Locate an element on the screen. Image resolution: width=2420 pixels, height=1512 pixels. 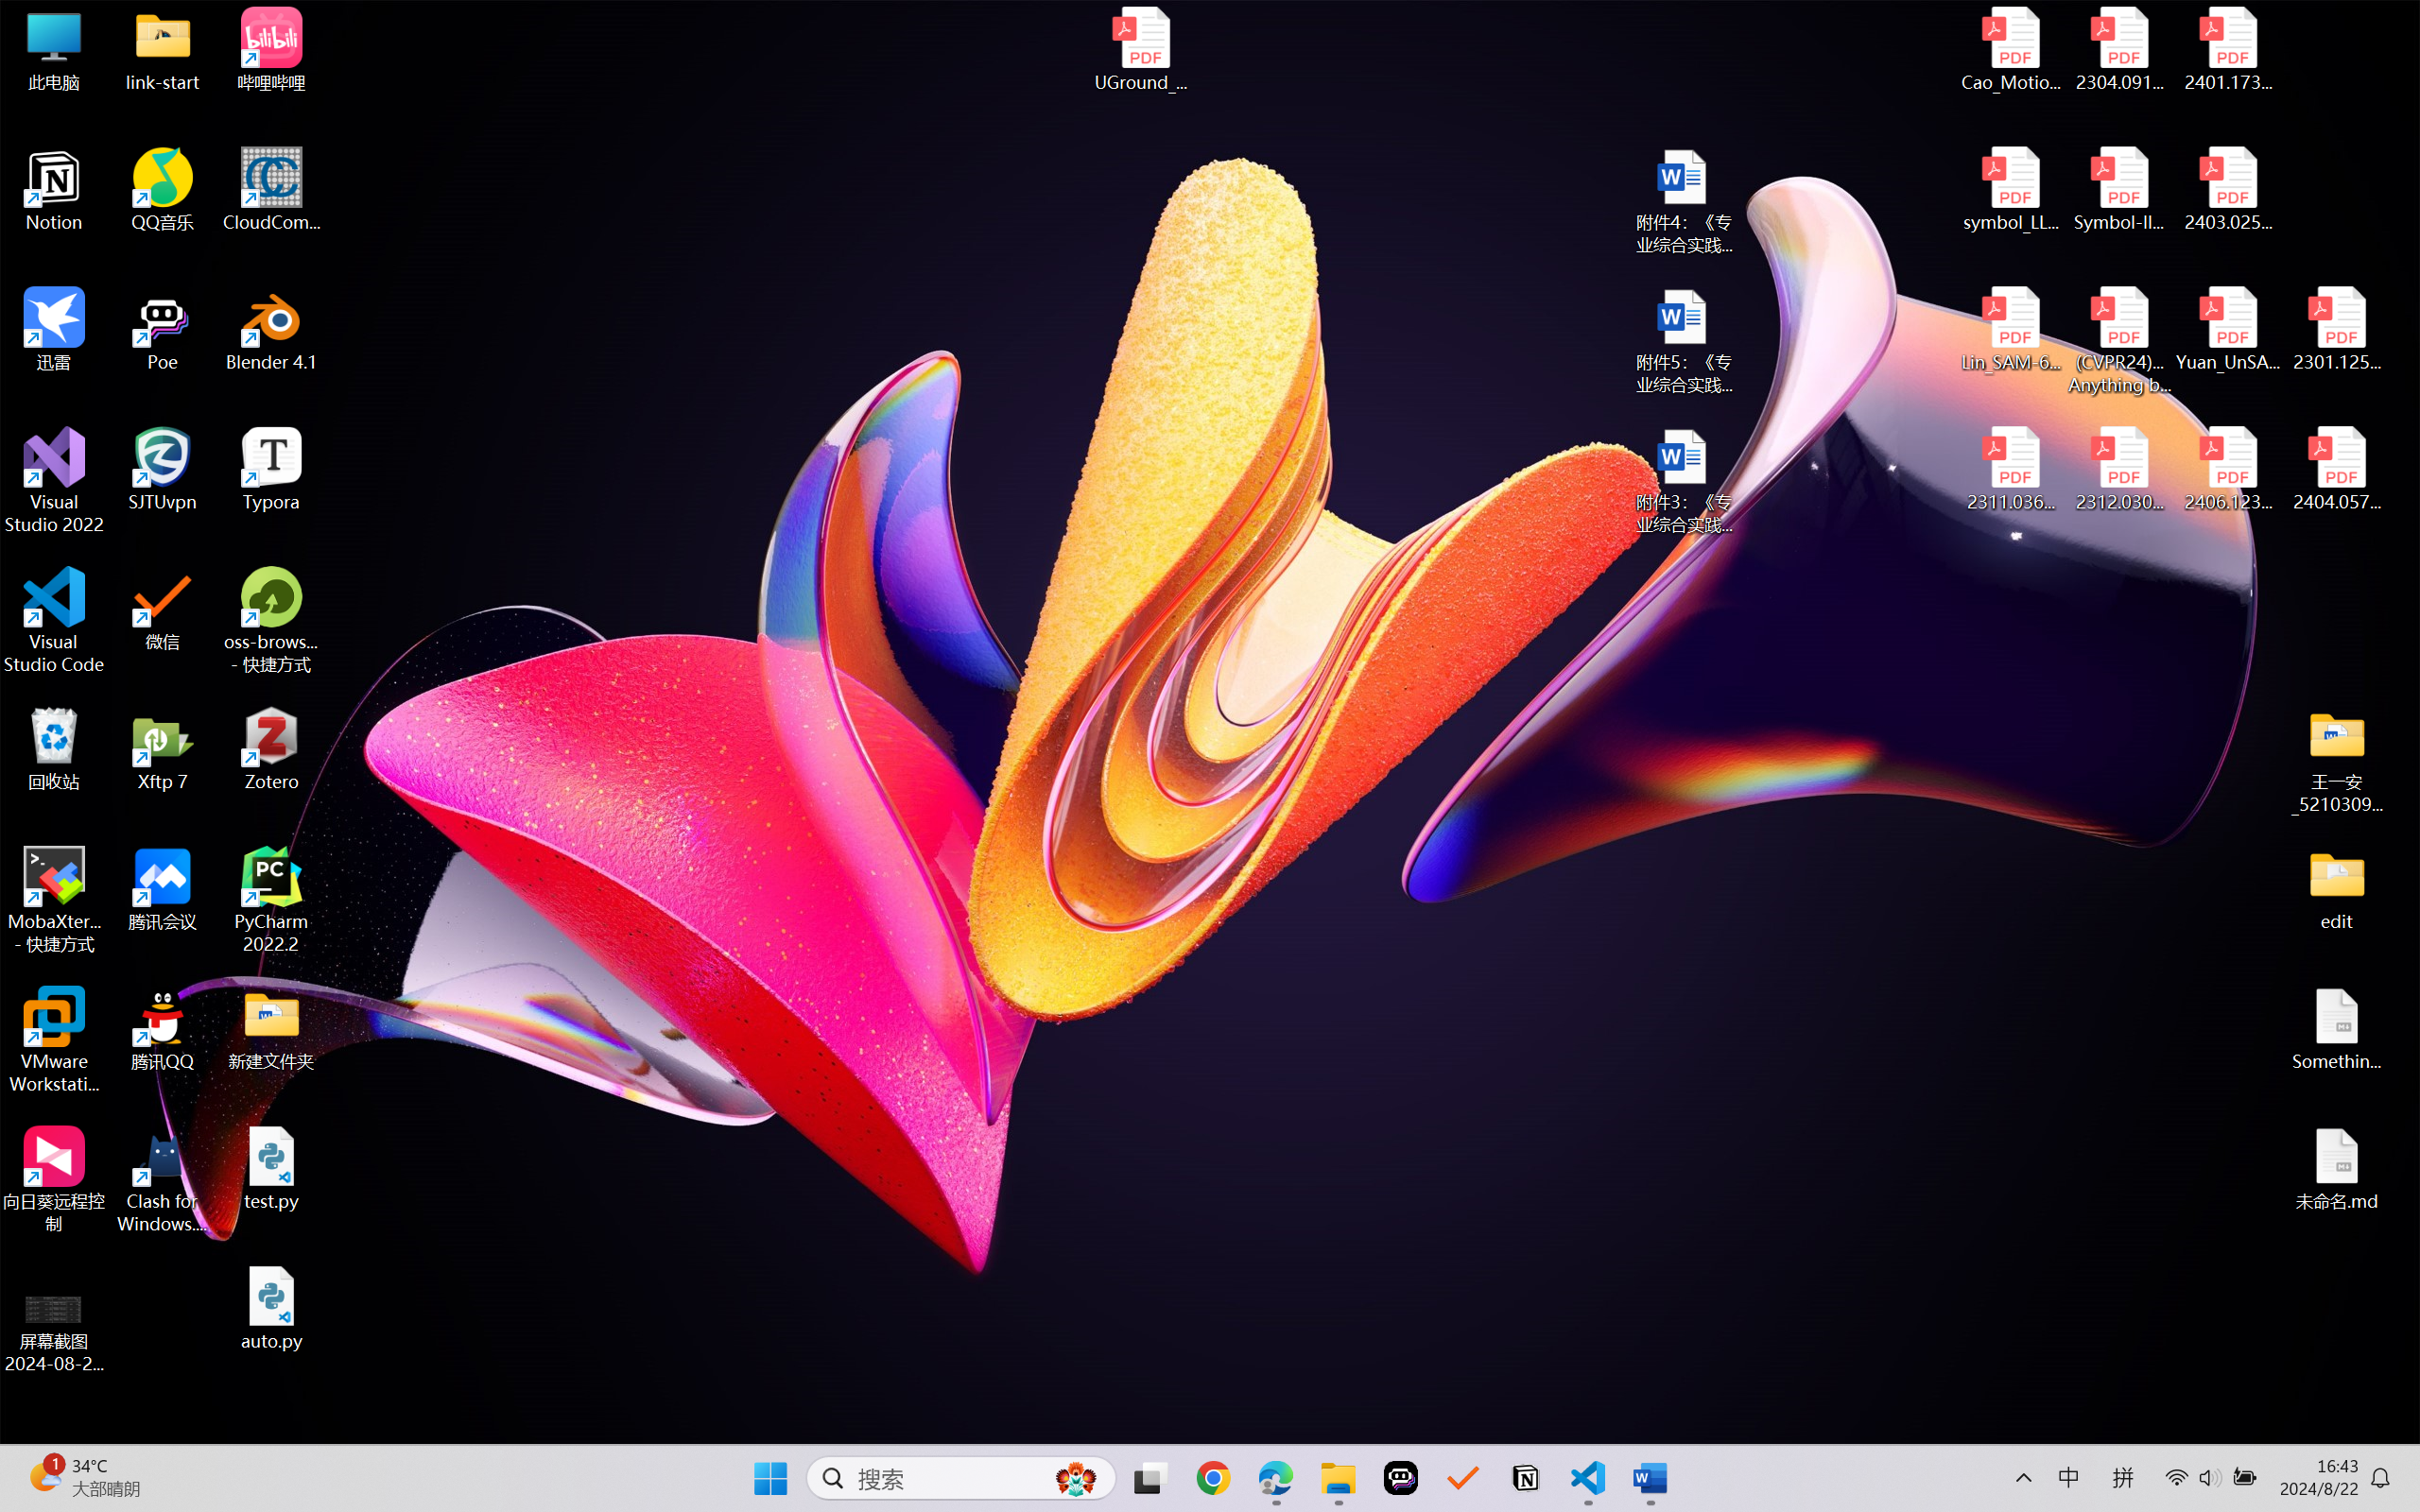
'SJTUvpn' is located at coordinates (163, 469).